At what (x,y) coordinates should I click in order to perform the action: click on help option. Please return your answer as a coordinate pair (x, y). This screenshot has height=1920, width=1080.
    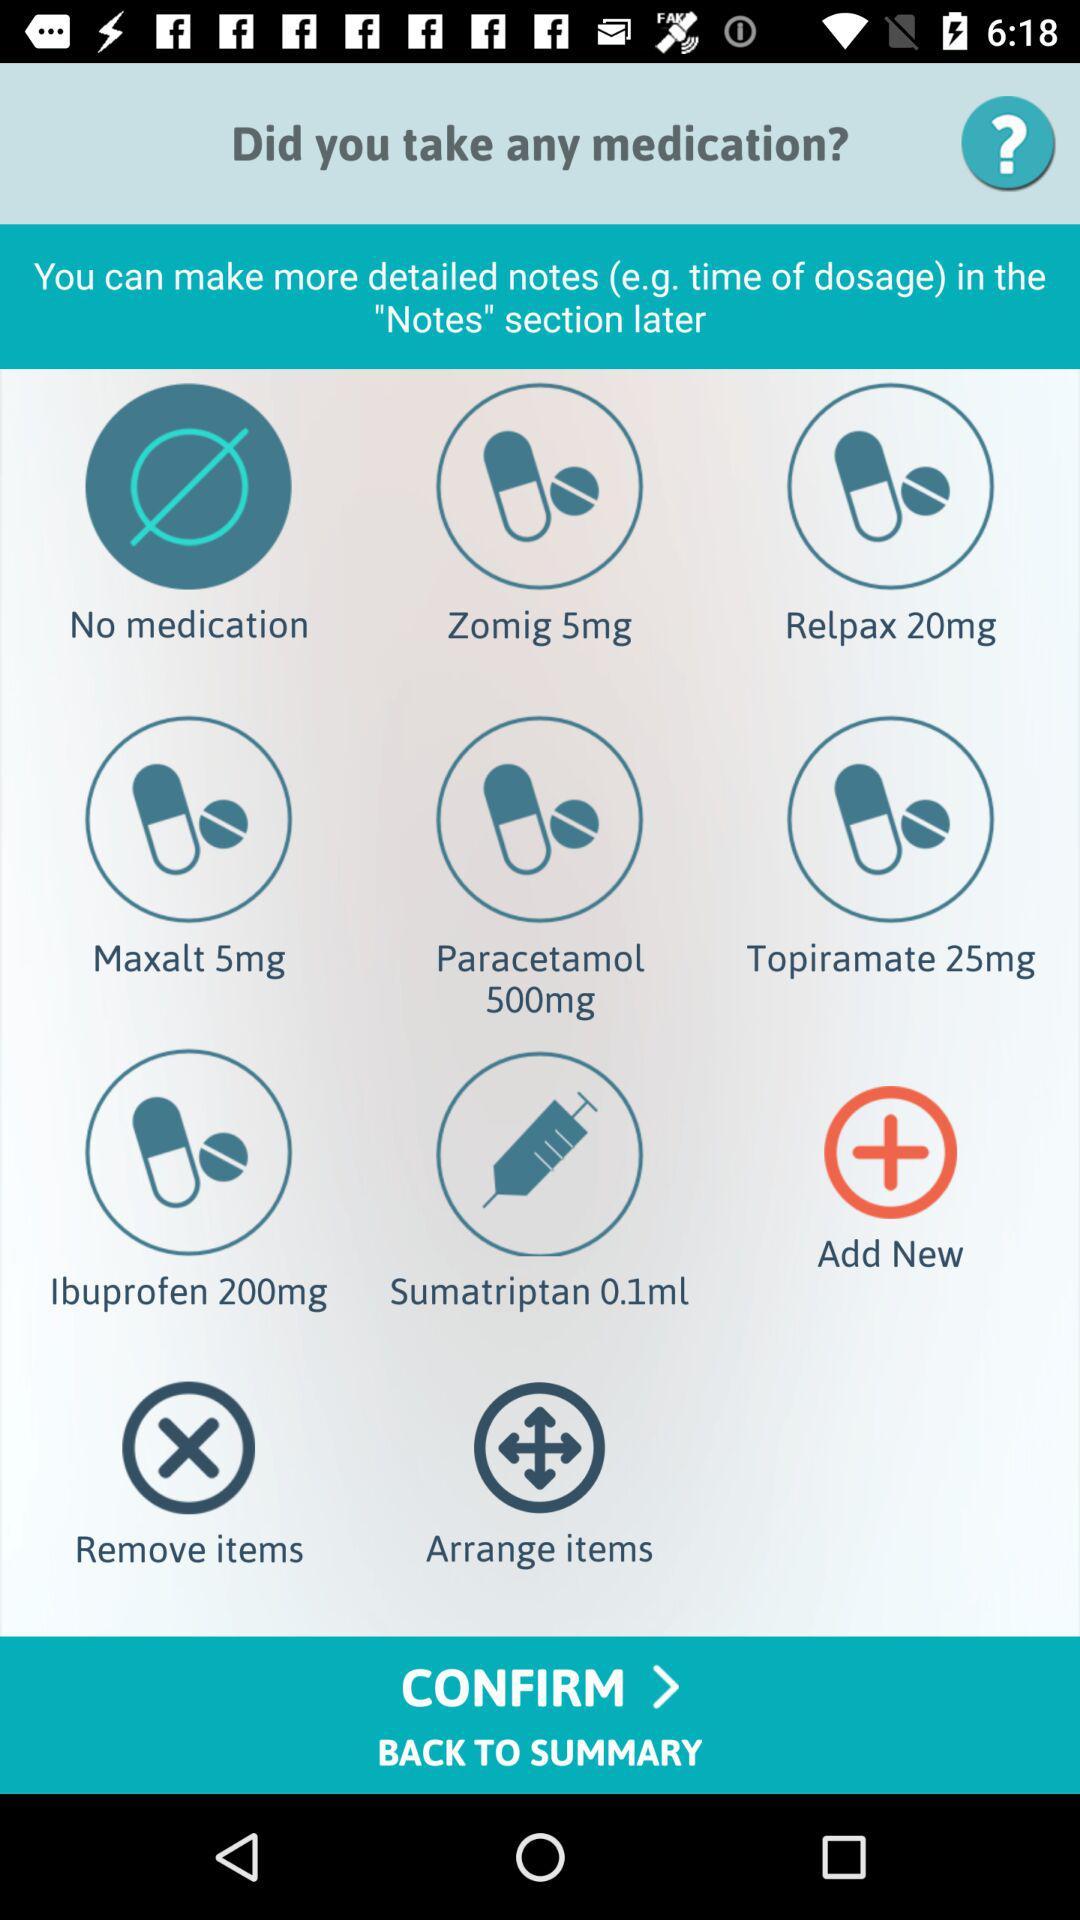
    Looking at the image, I should click on (1015, 142).